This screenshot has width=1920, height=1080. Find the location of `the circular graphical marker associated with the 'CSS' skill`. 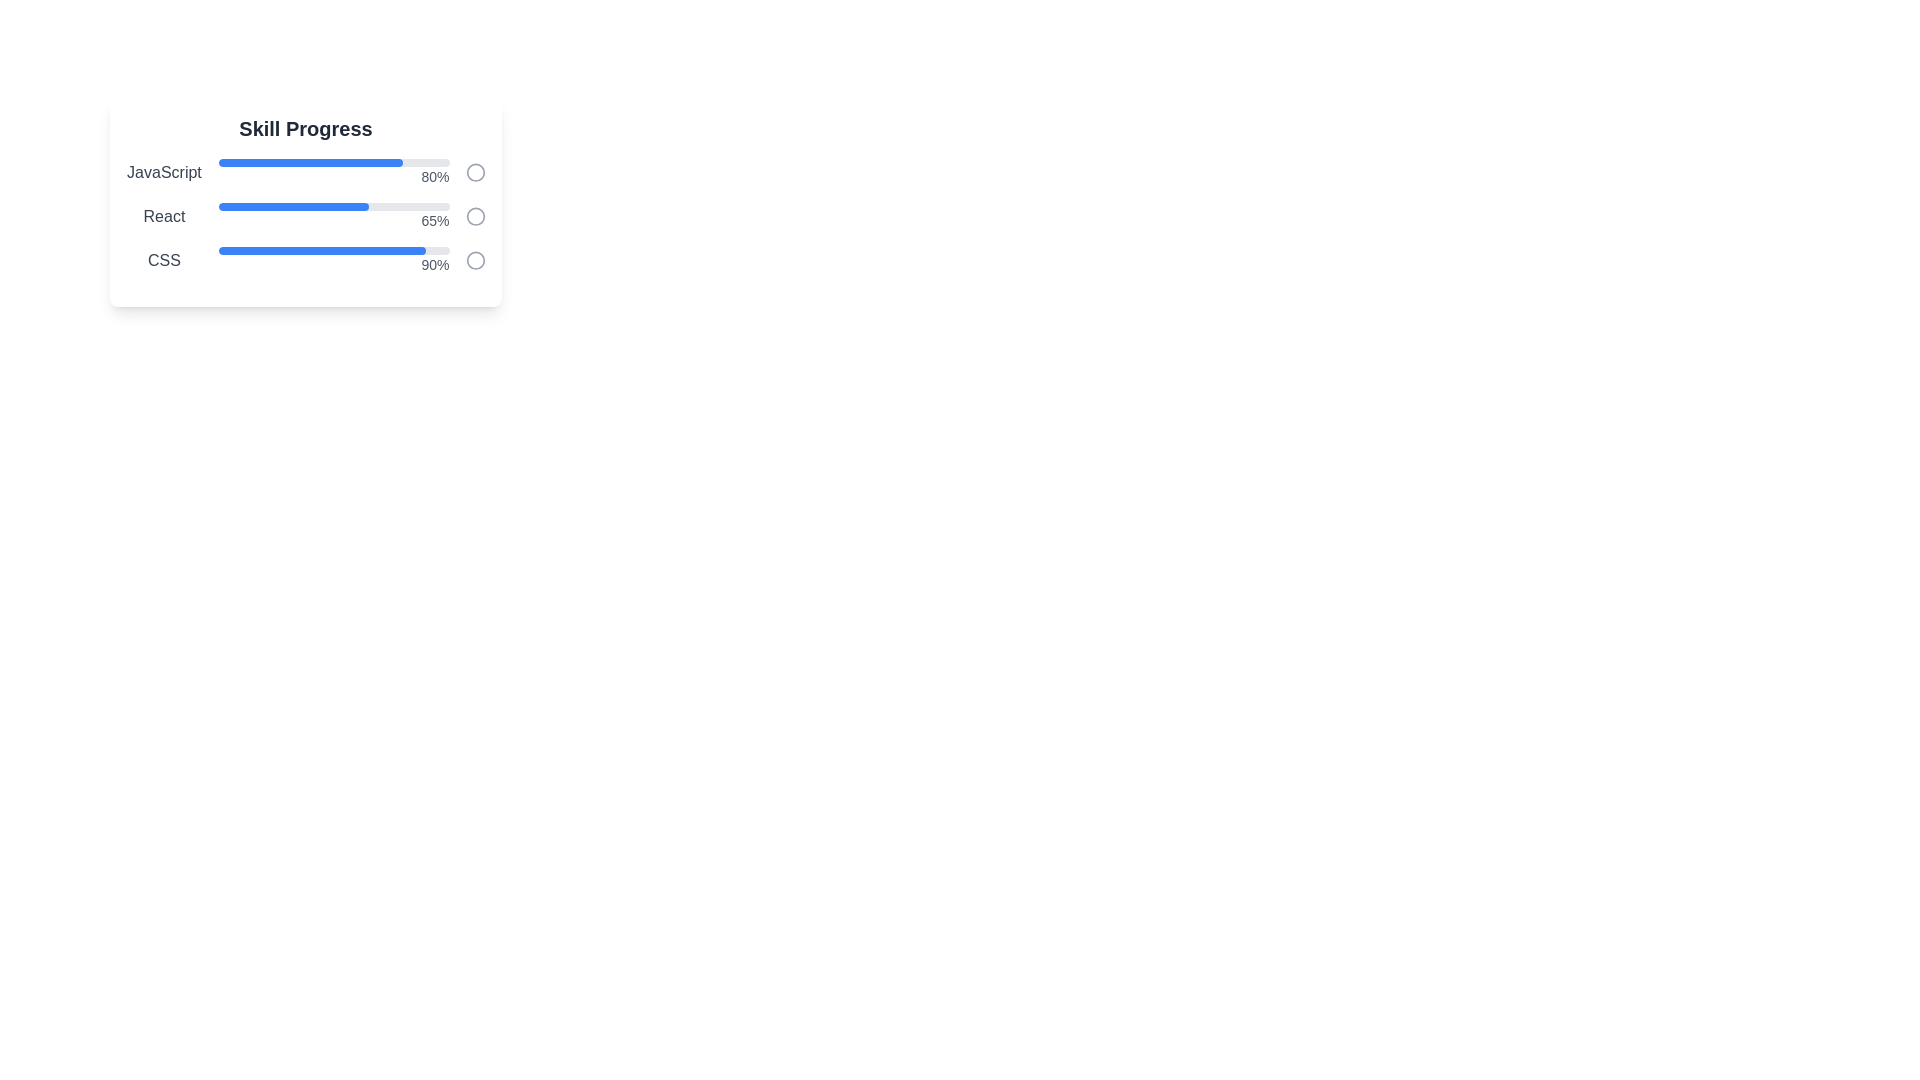

the circular graphical marker associated with the 'CSS' skill is located at coordinates (474, 260).